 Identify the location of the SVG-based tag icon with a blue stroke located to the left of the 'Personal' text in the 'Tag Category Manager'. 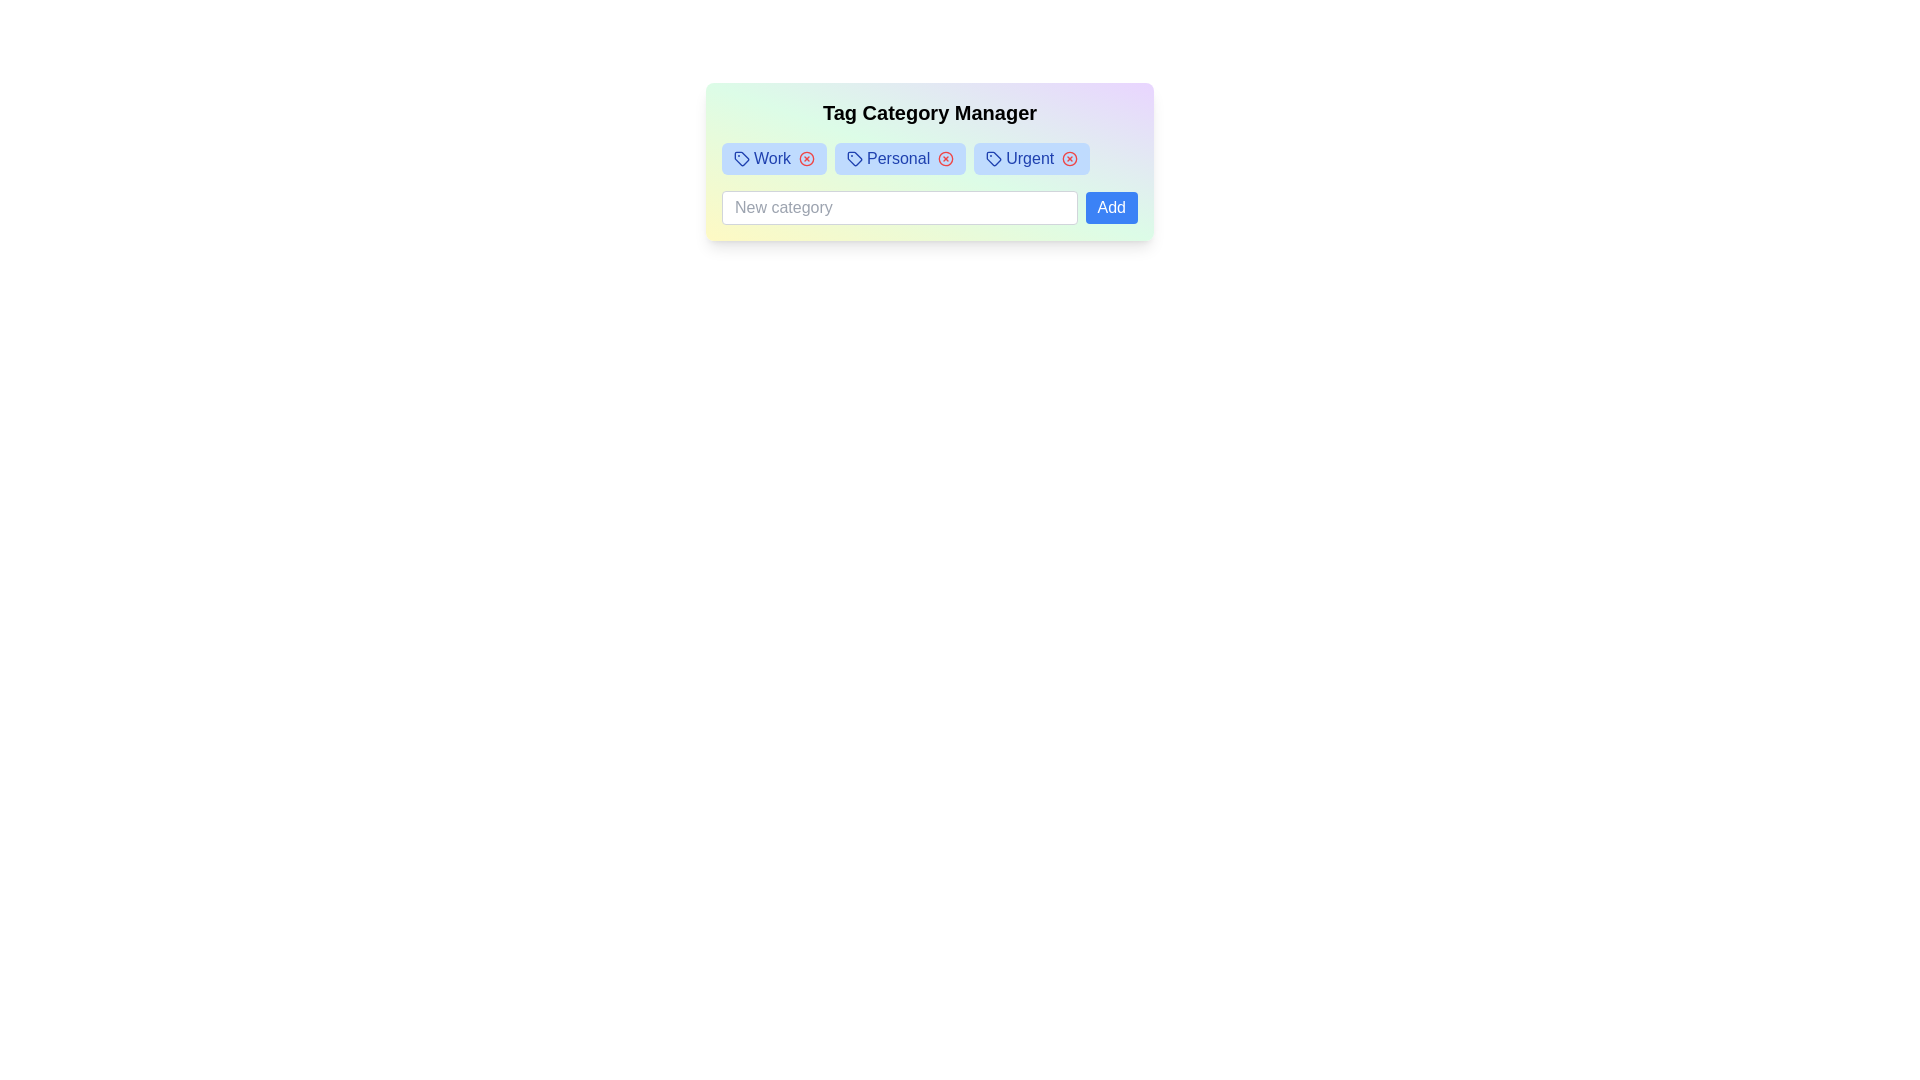
(854, 157).